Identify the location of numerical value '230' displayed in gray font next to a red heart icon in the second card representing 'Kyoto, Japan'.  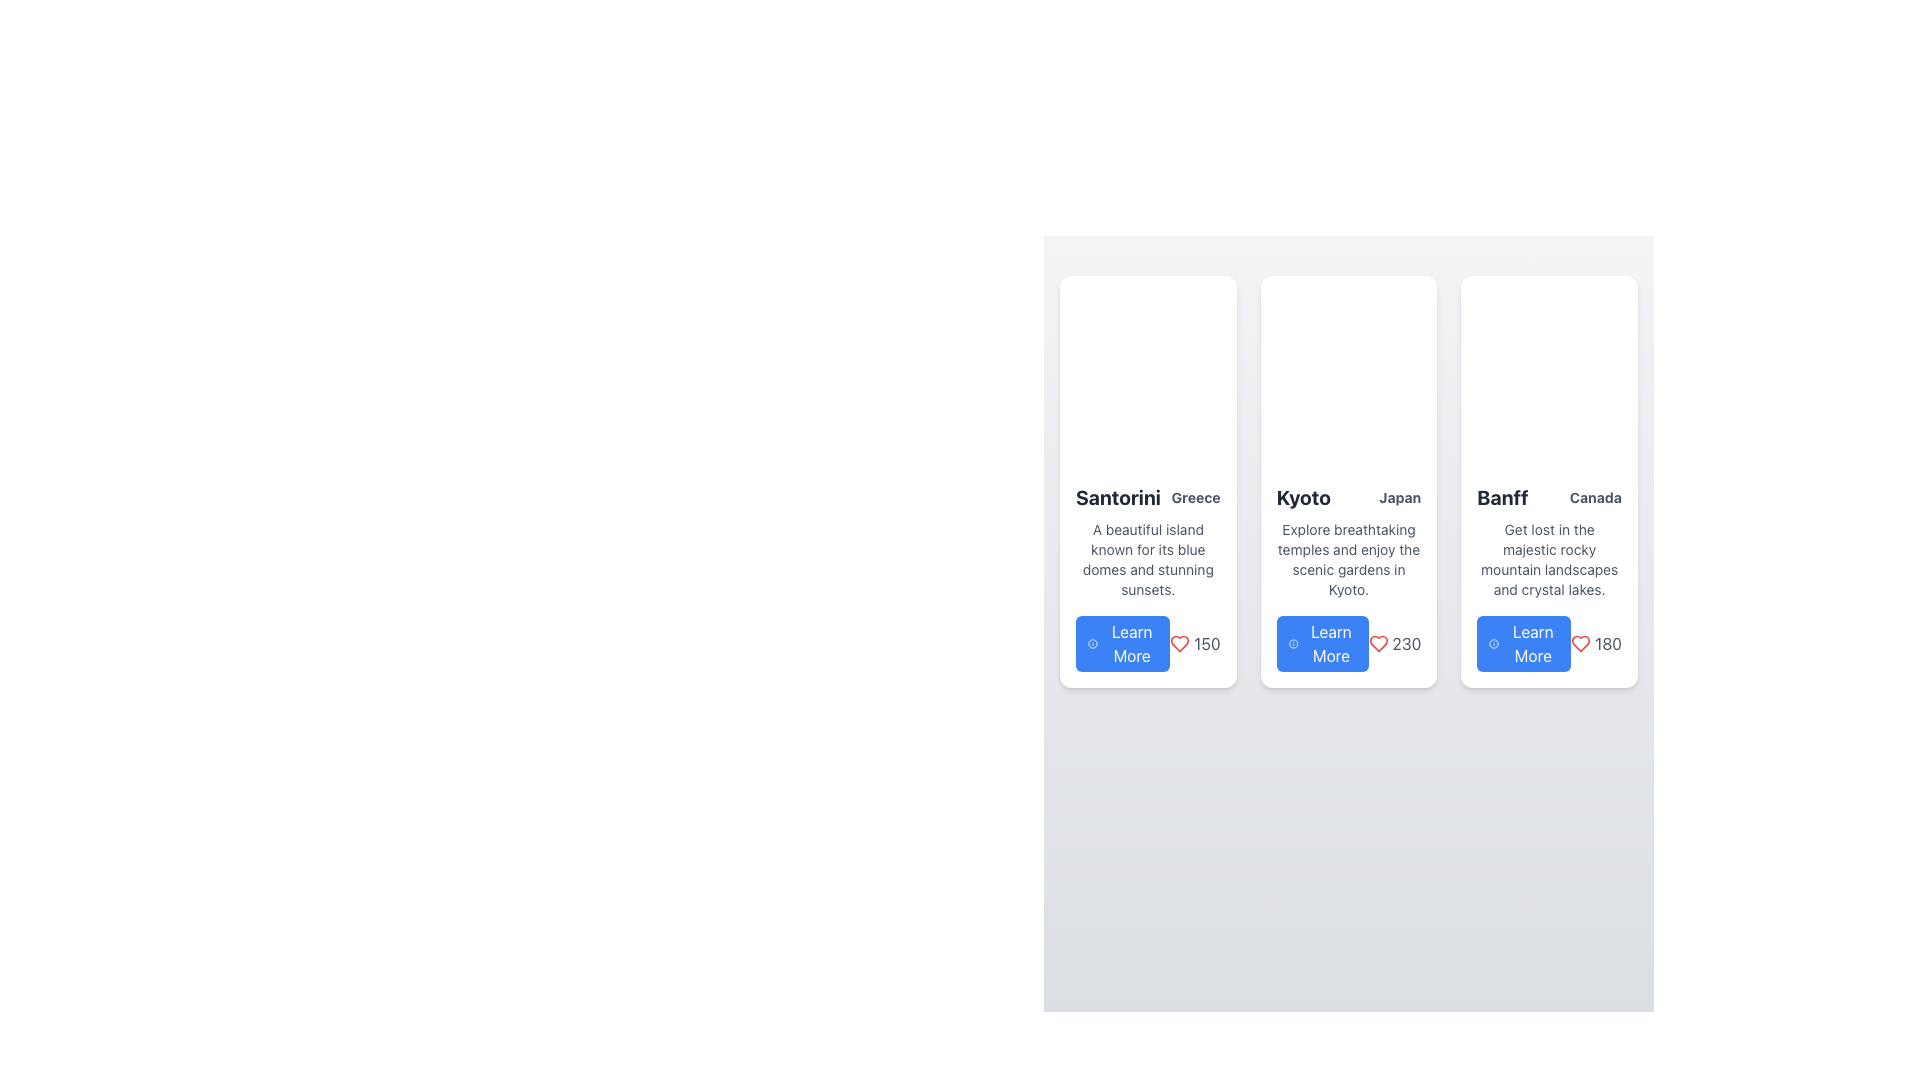
(1393, 644).